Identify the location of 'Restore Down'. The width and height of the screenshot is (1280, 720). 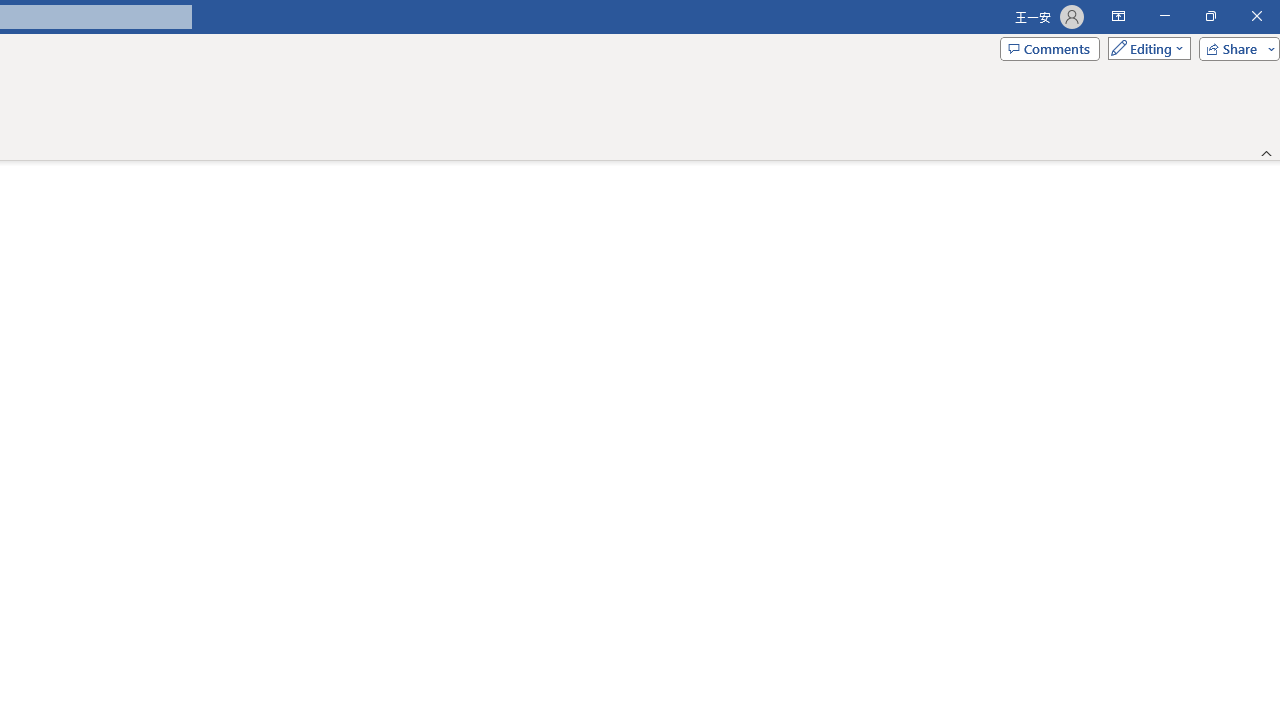
(1209, 16).